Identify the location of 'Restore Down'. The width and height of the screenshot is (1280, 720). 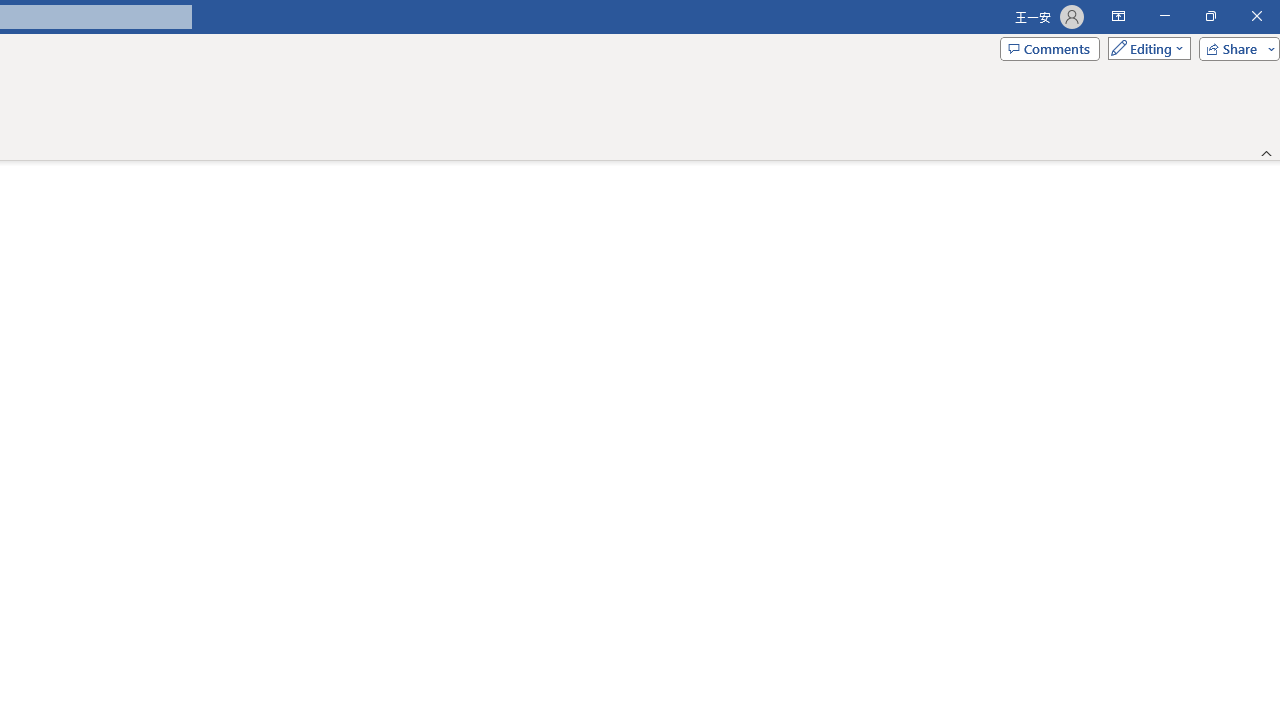
(1209, 16).